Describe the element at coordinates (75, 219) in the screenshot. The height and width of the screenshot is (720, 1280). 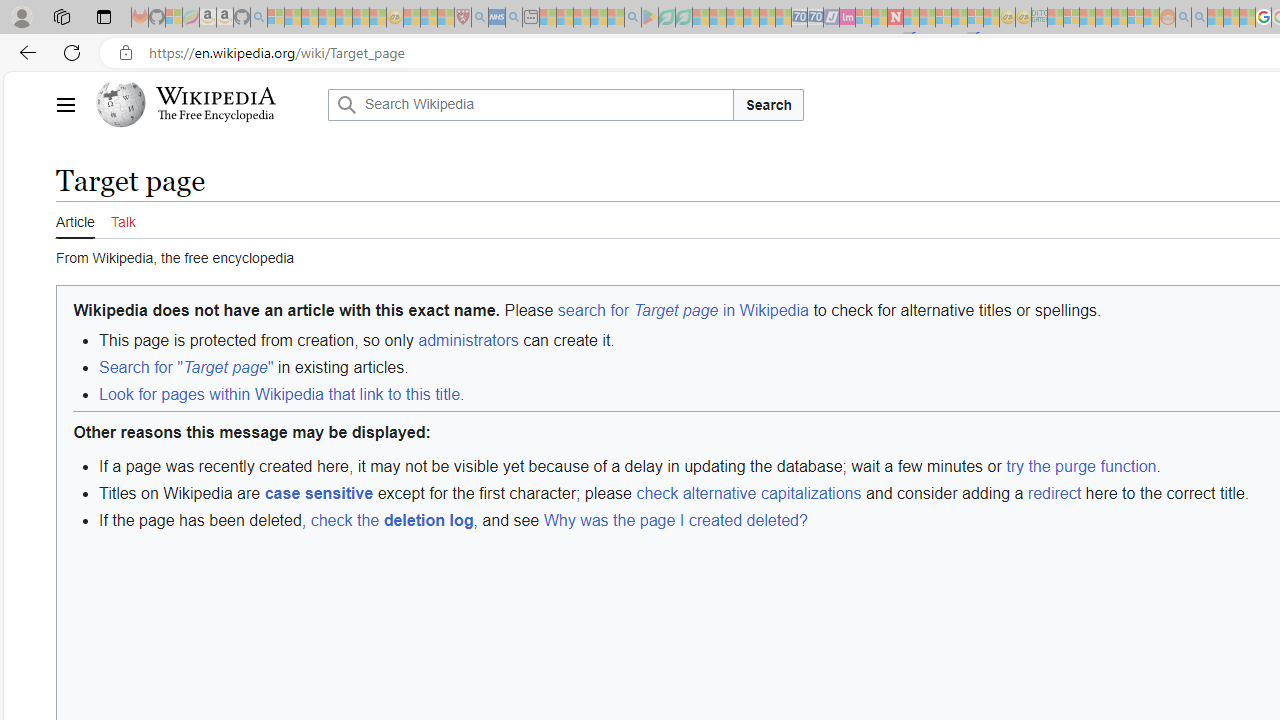
I see `'Article'` at that location.